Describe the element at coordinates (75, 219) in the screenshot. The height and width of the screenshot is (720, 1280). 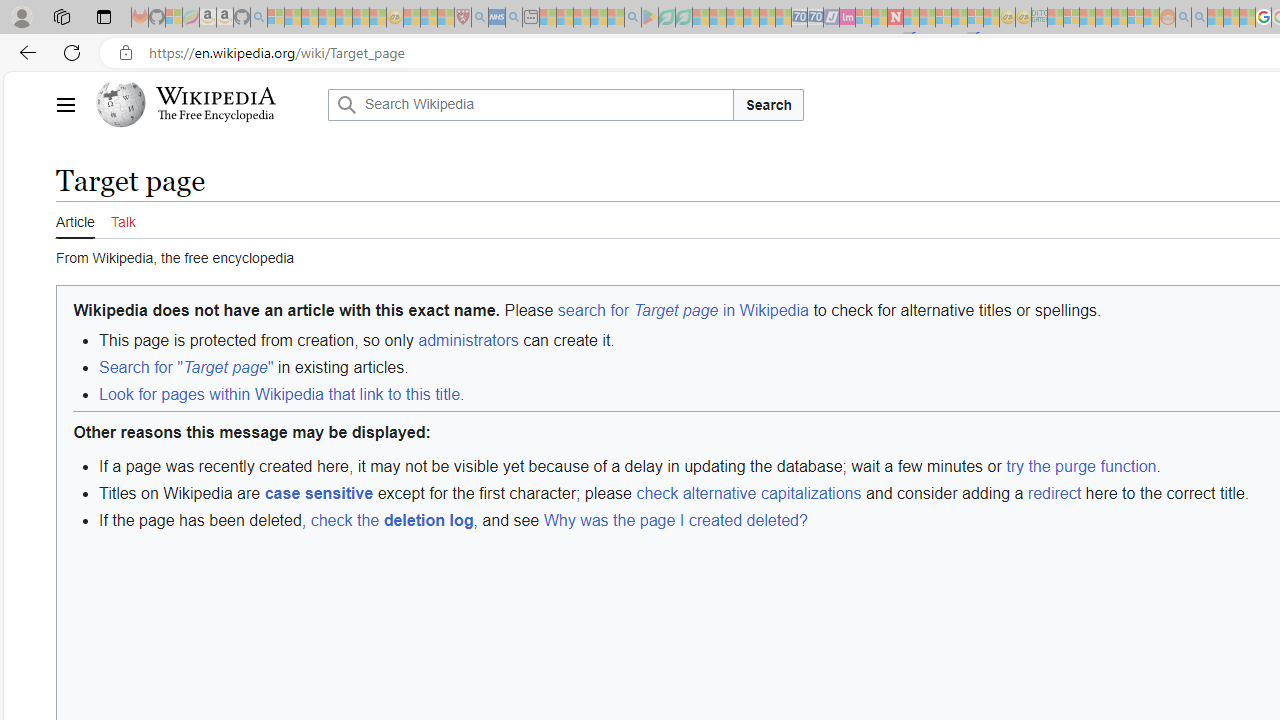
I see `'Article'` at that location.